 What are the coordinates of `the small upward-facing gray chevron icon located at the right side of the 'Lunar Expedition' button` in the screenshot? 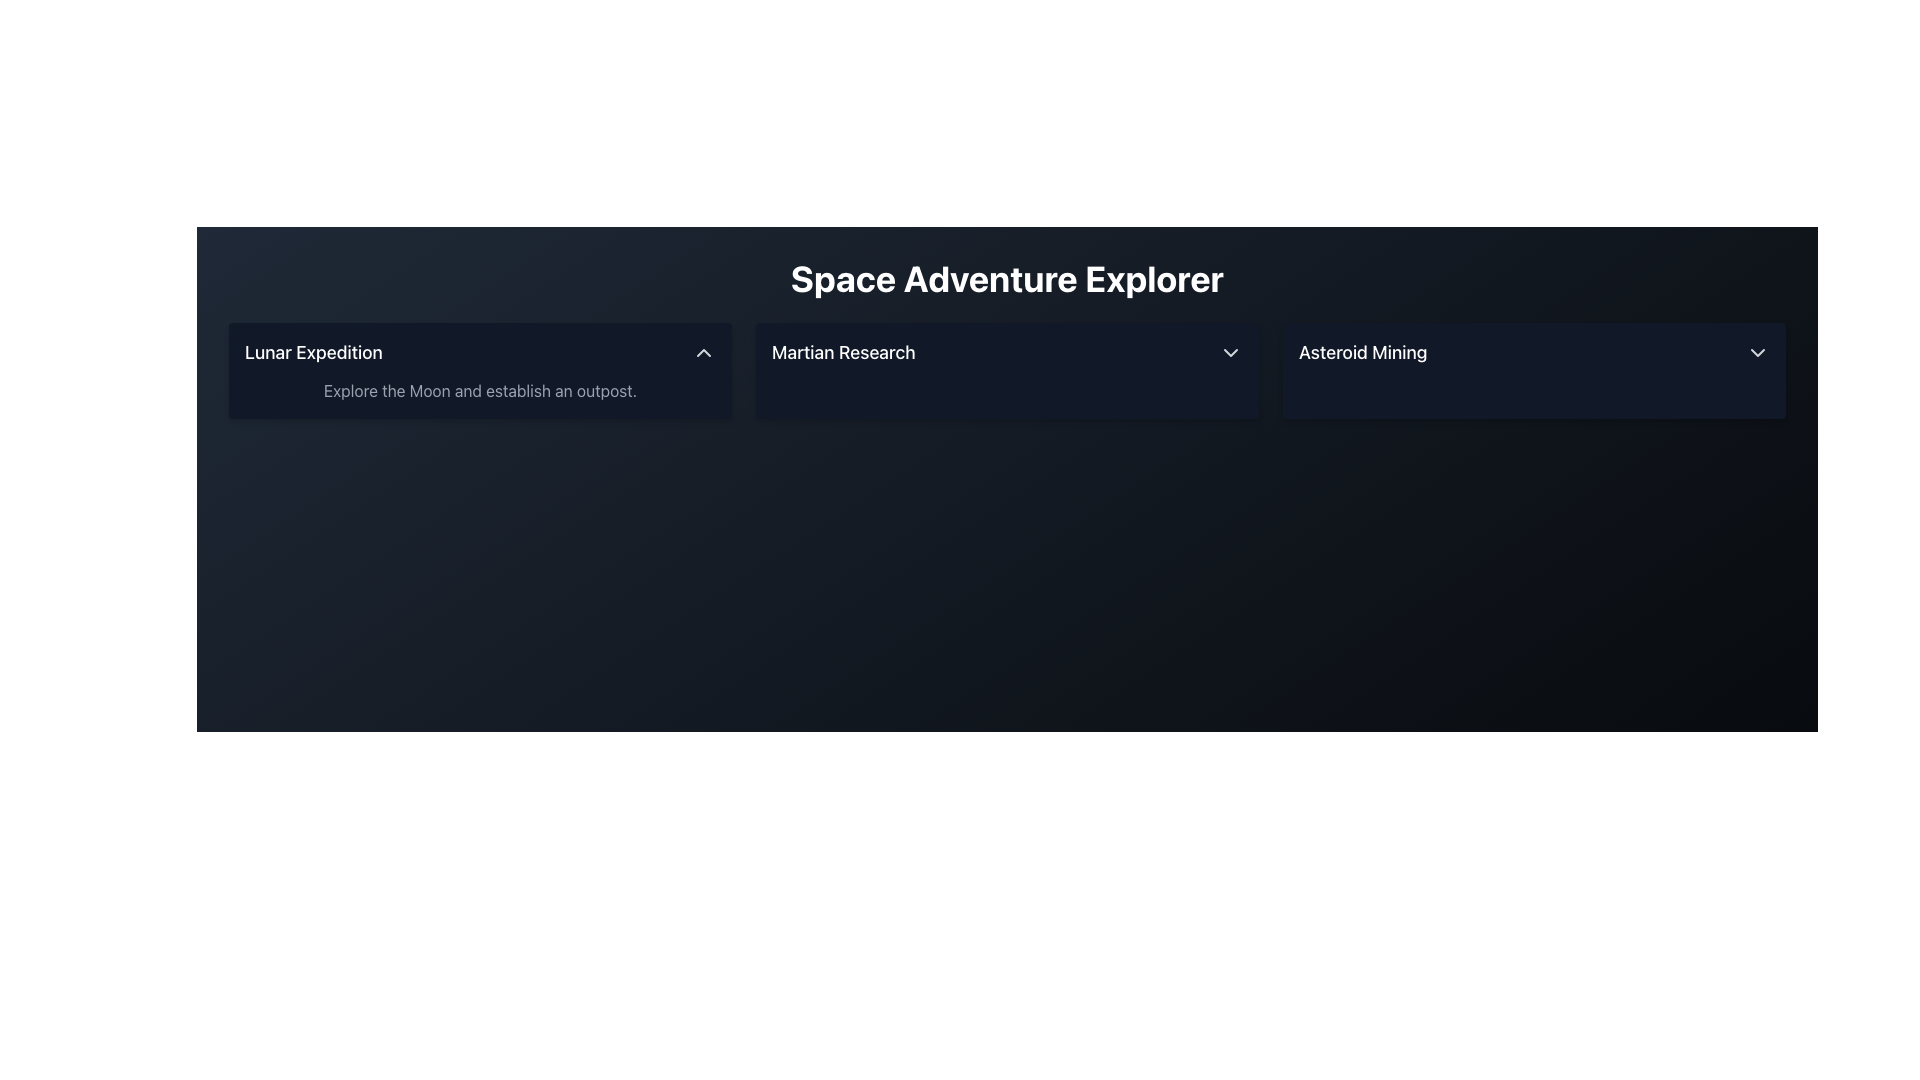 It's located at (704, 352).